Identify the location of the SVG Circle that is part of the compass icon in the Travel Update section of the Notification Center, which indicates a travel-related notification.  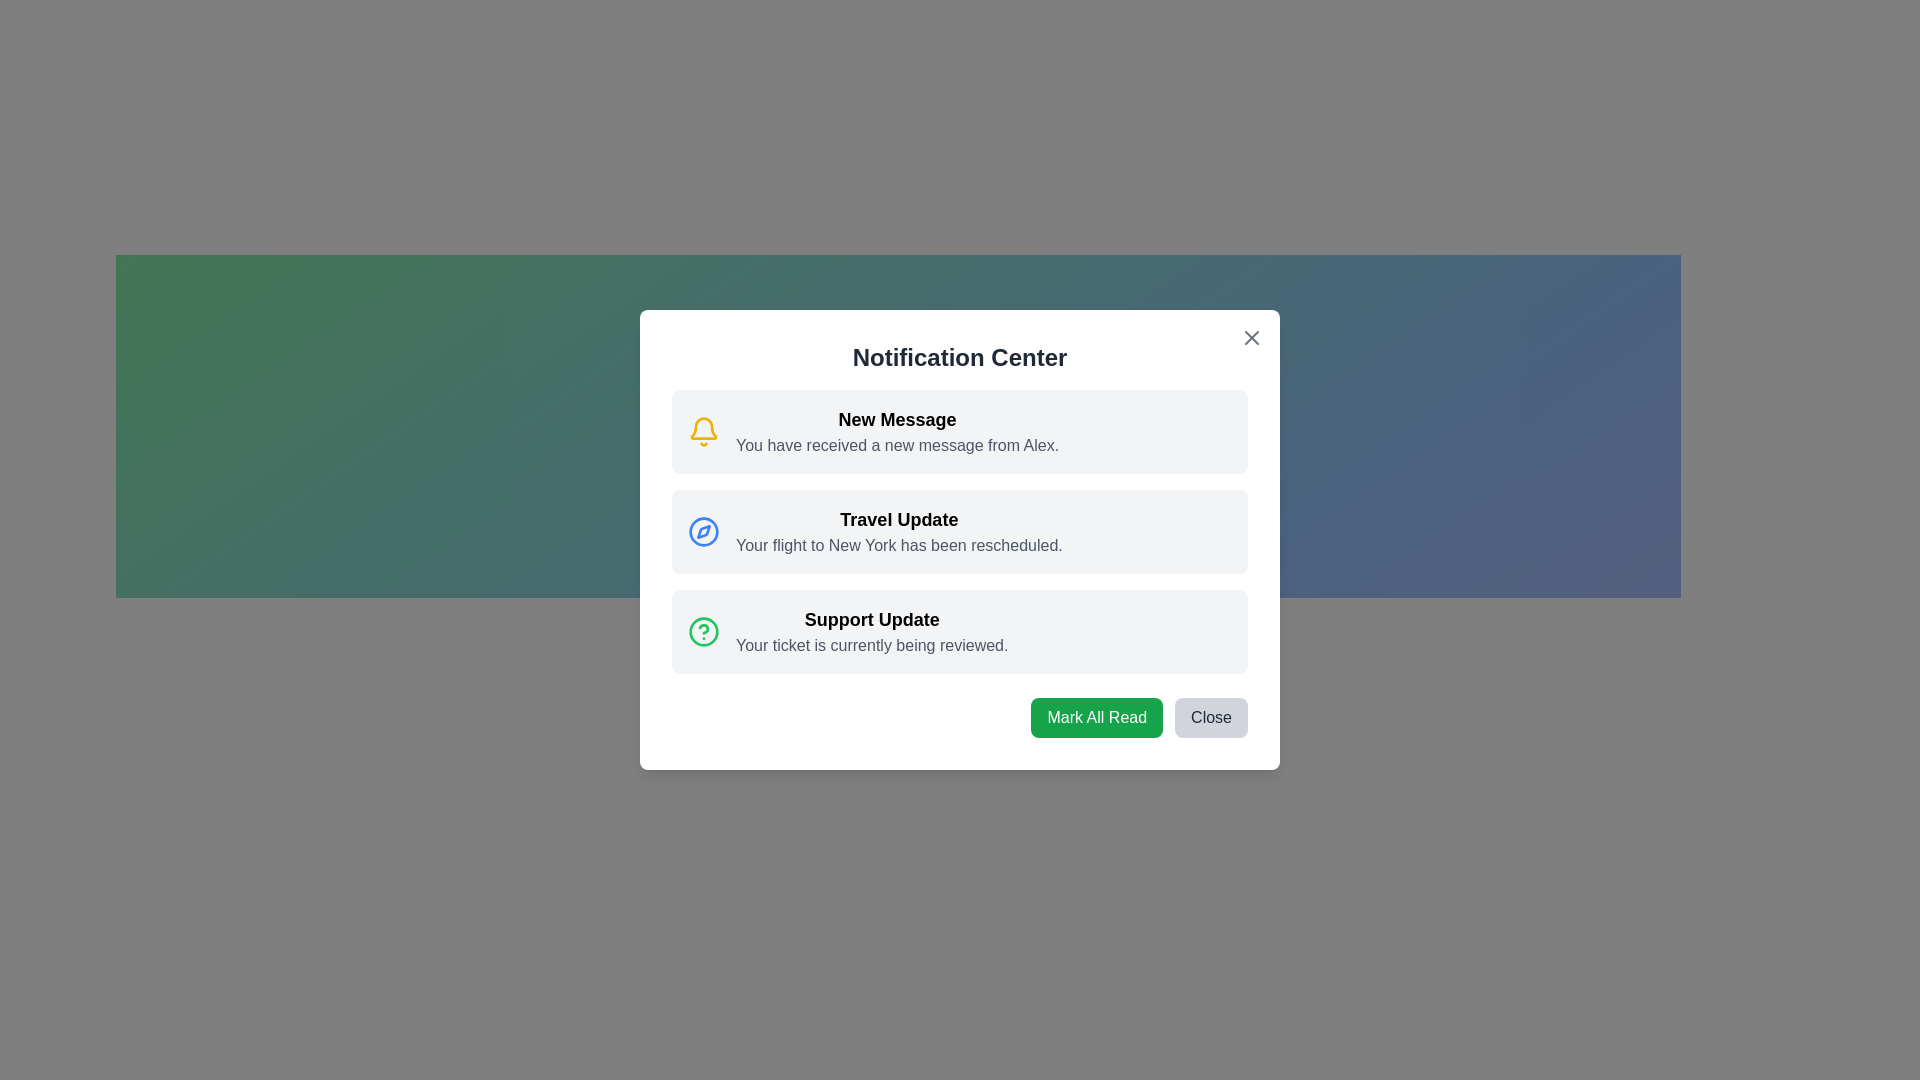
(704, 531).